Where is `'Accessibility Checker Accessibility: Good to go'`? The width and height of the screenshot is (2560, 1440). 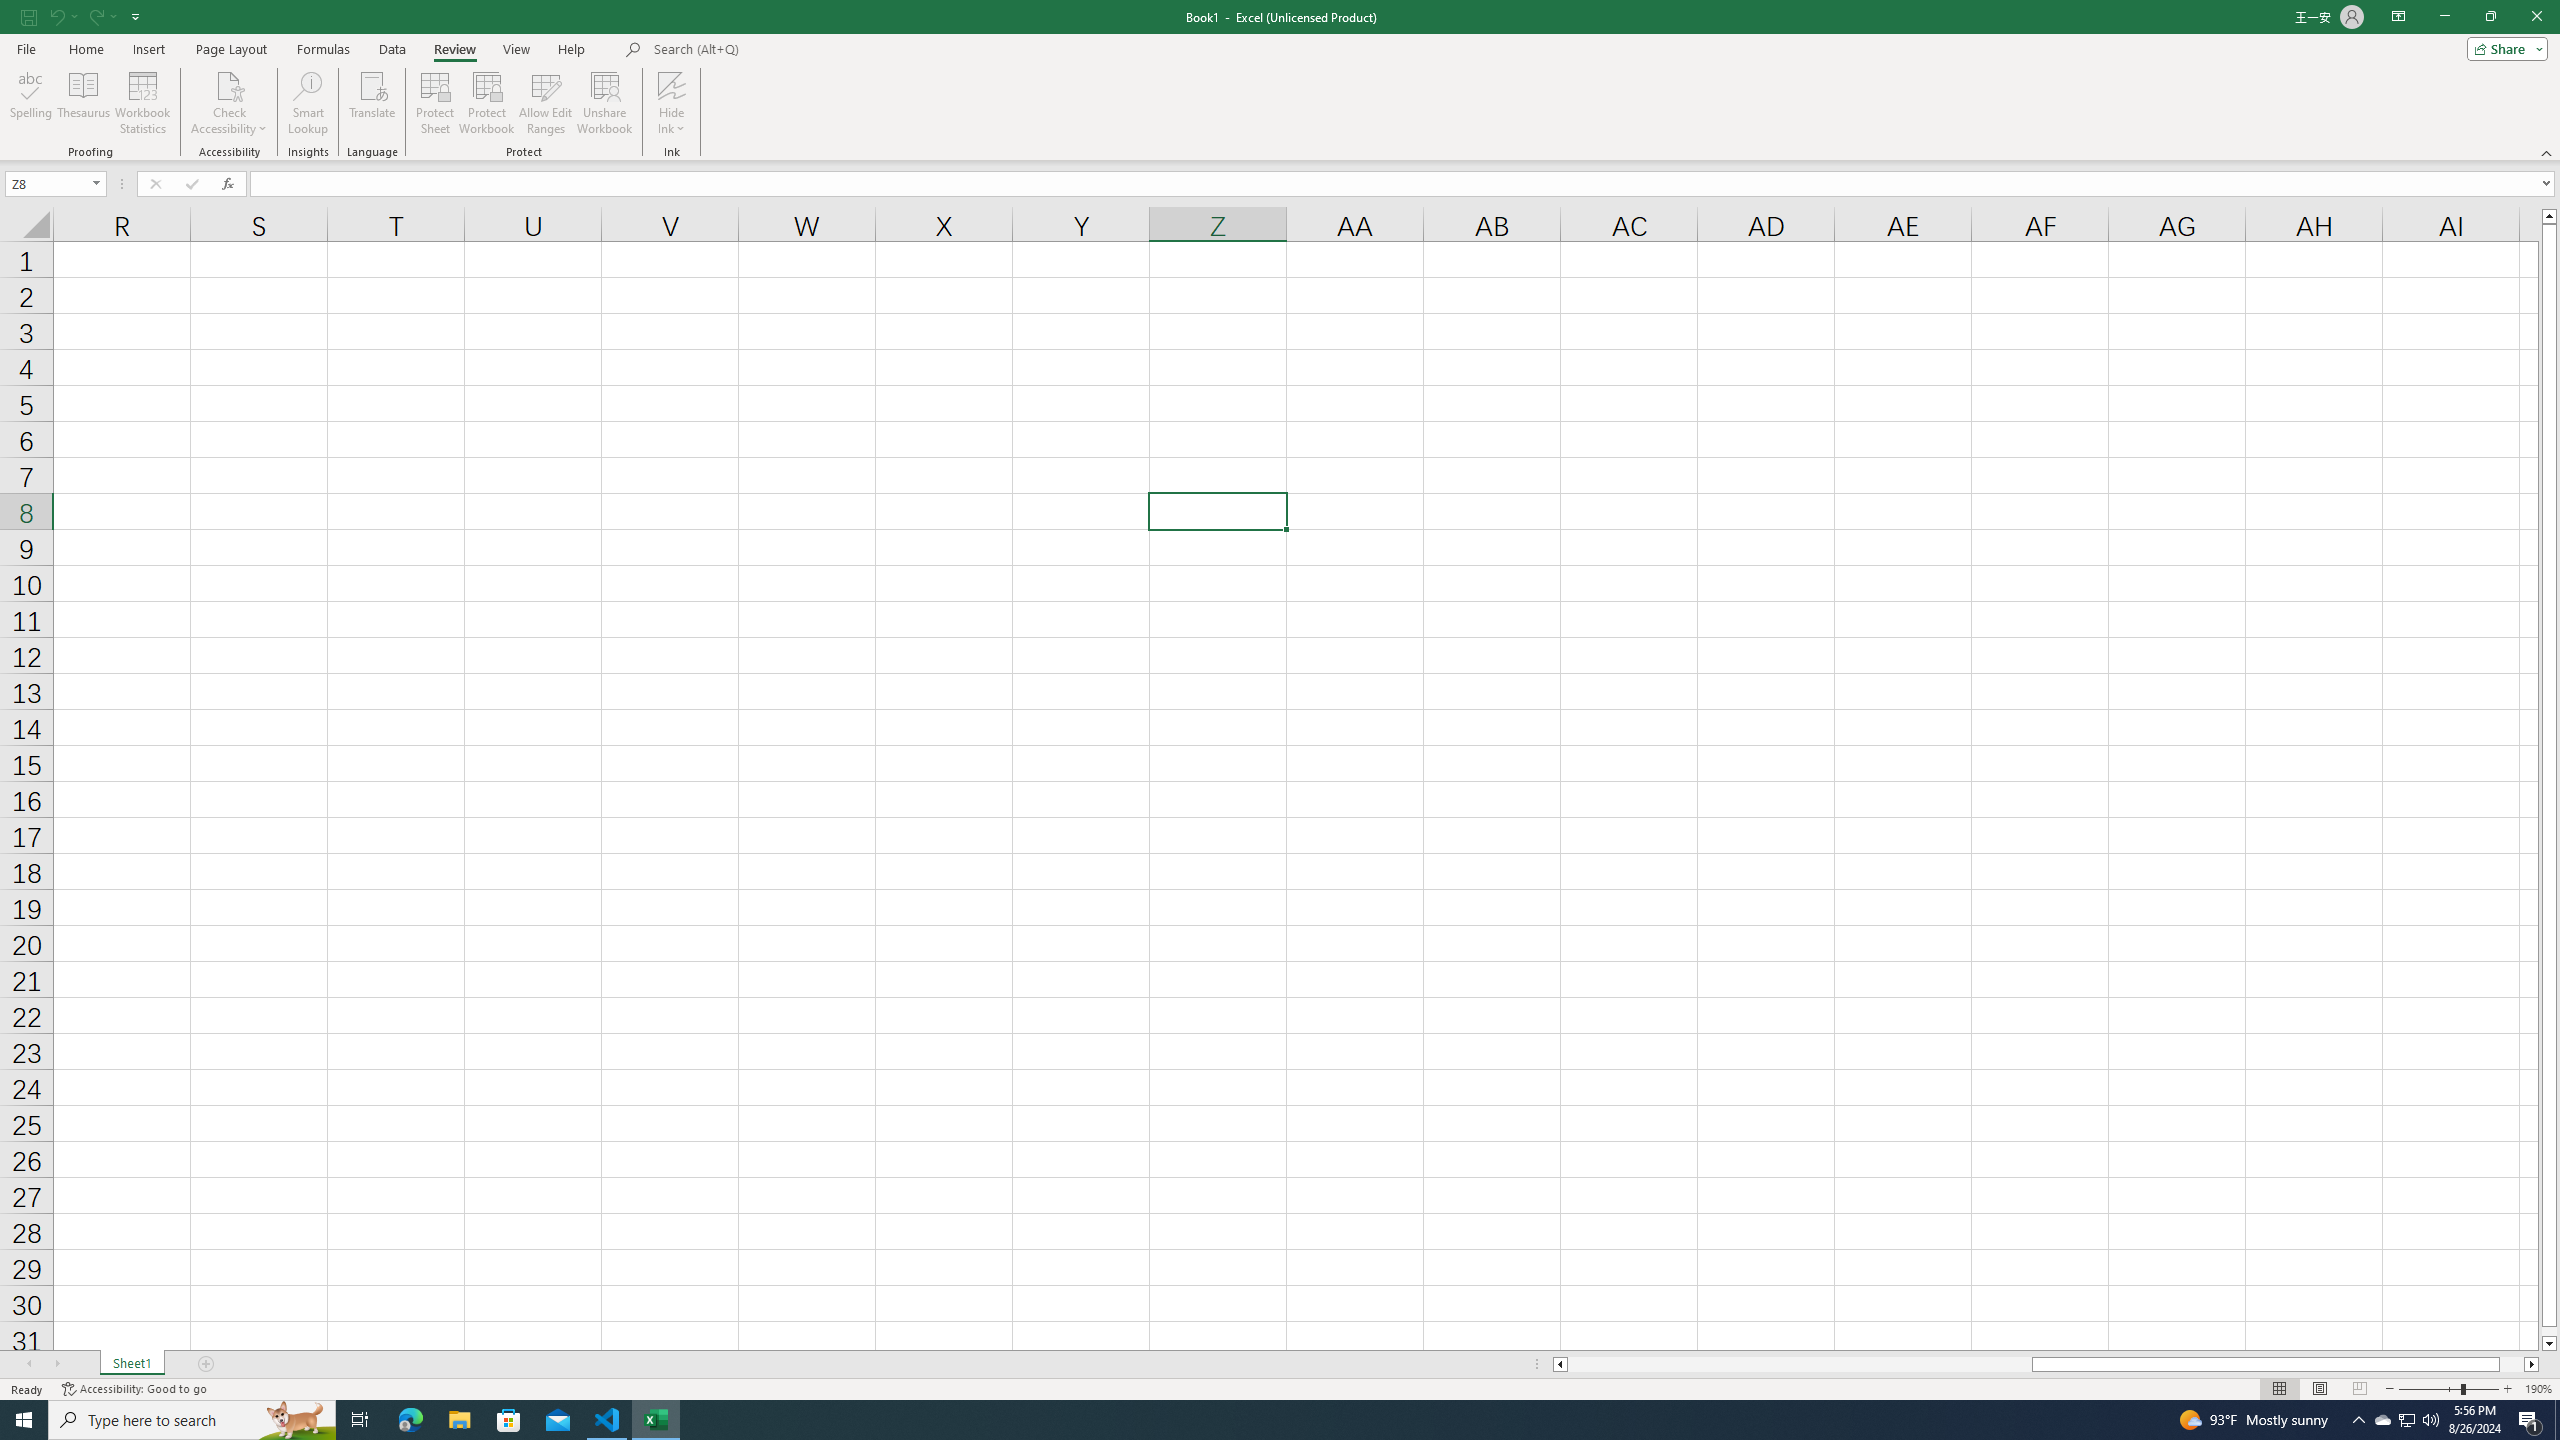
'Accessibility Checker Accessibility: Good to go' is located at coordinates (134, 1389).